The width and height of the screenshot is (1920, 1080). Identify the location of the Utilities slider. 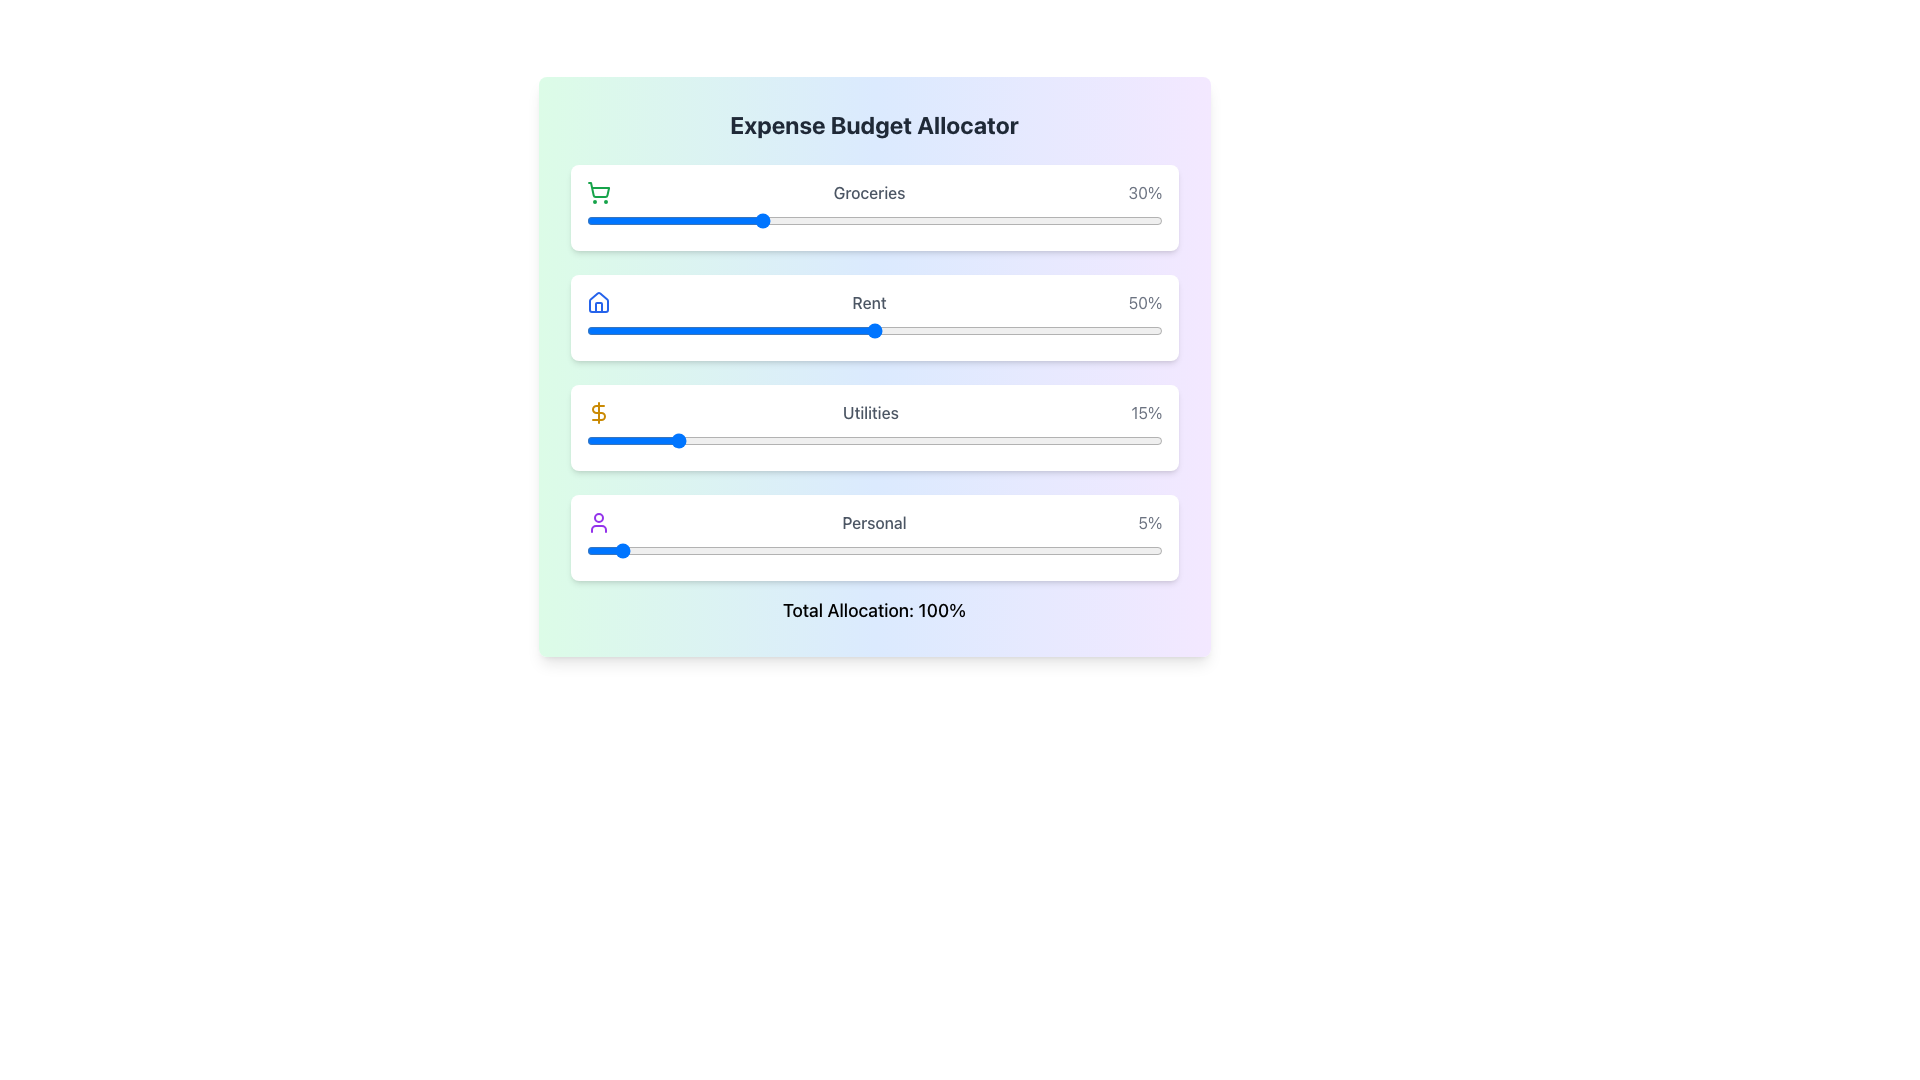
(649, 439).